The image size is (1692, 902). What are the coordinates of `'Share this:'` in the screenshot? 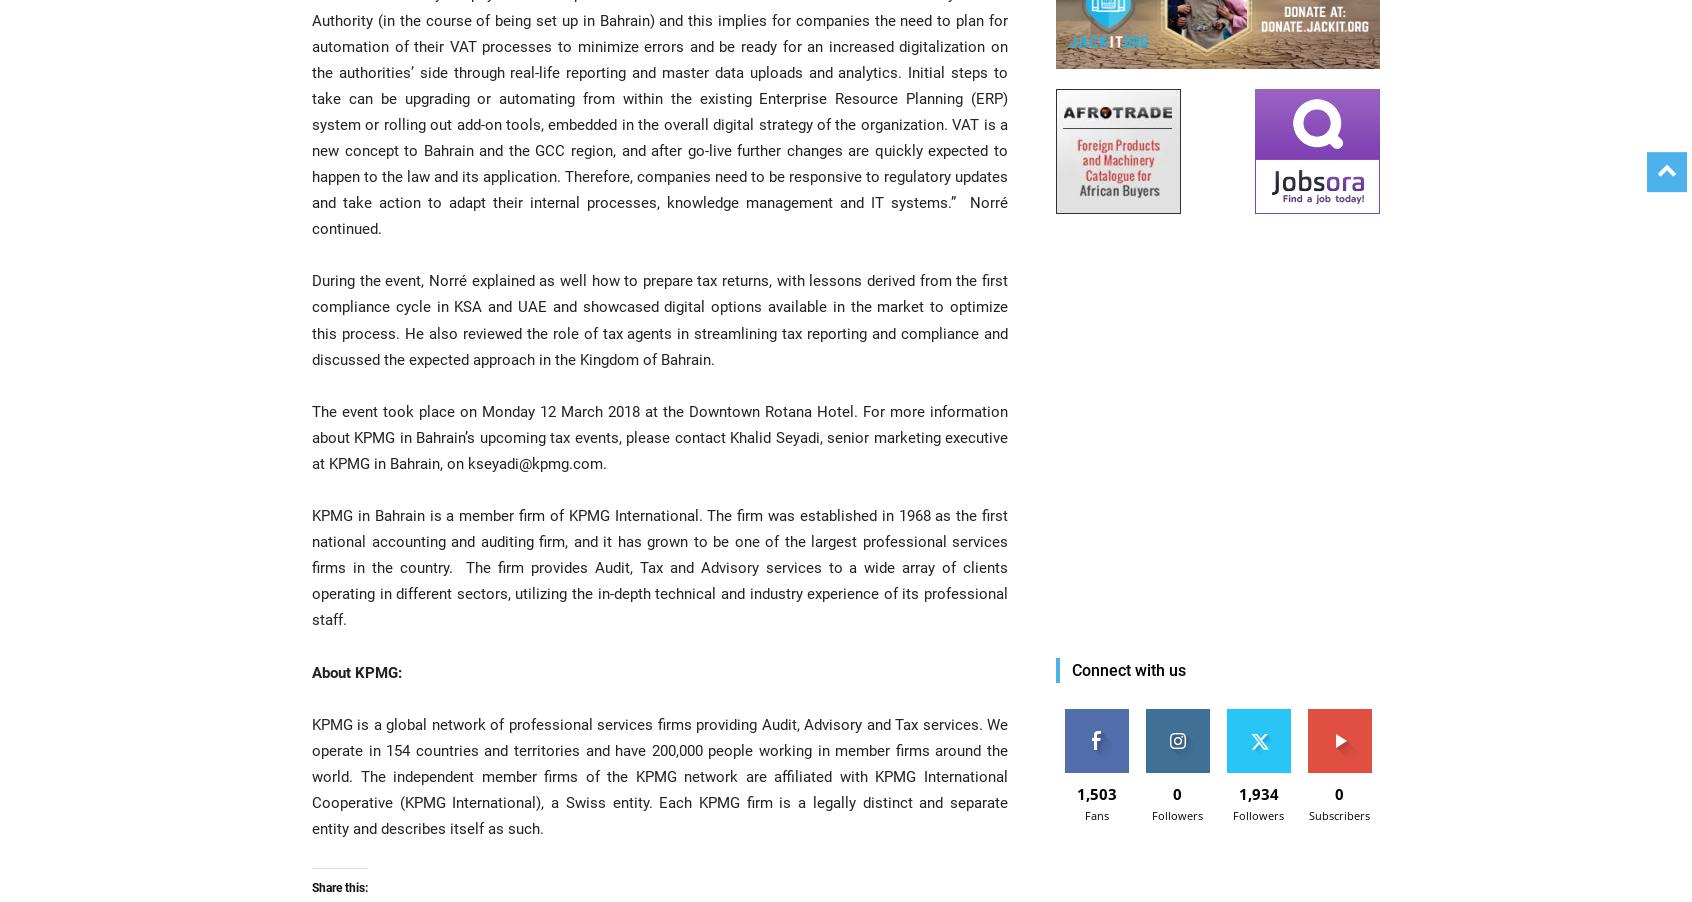 It's located at (311, 888).